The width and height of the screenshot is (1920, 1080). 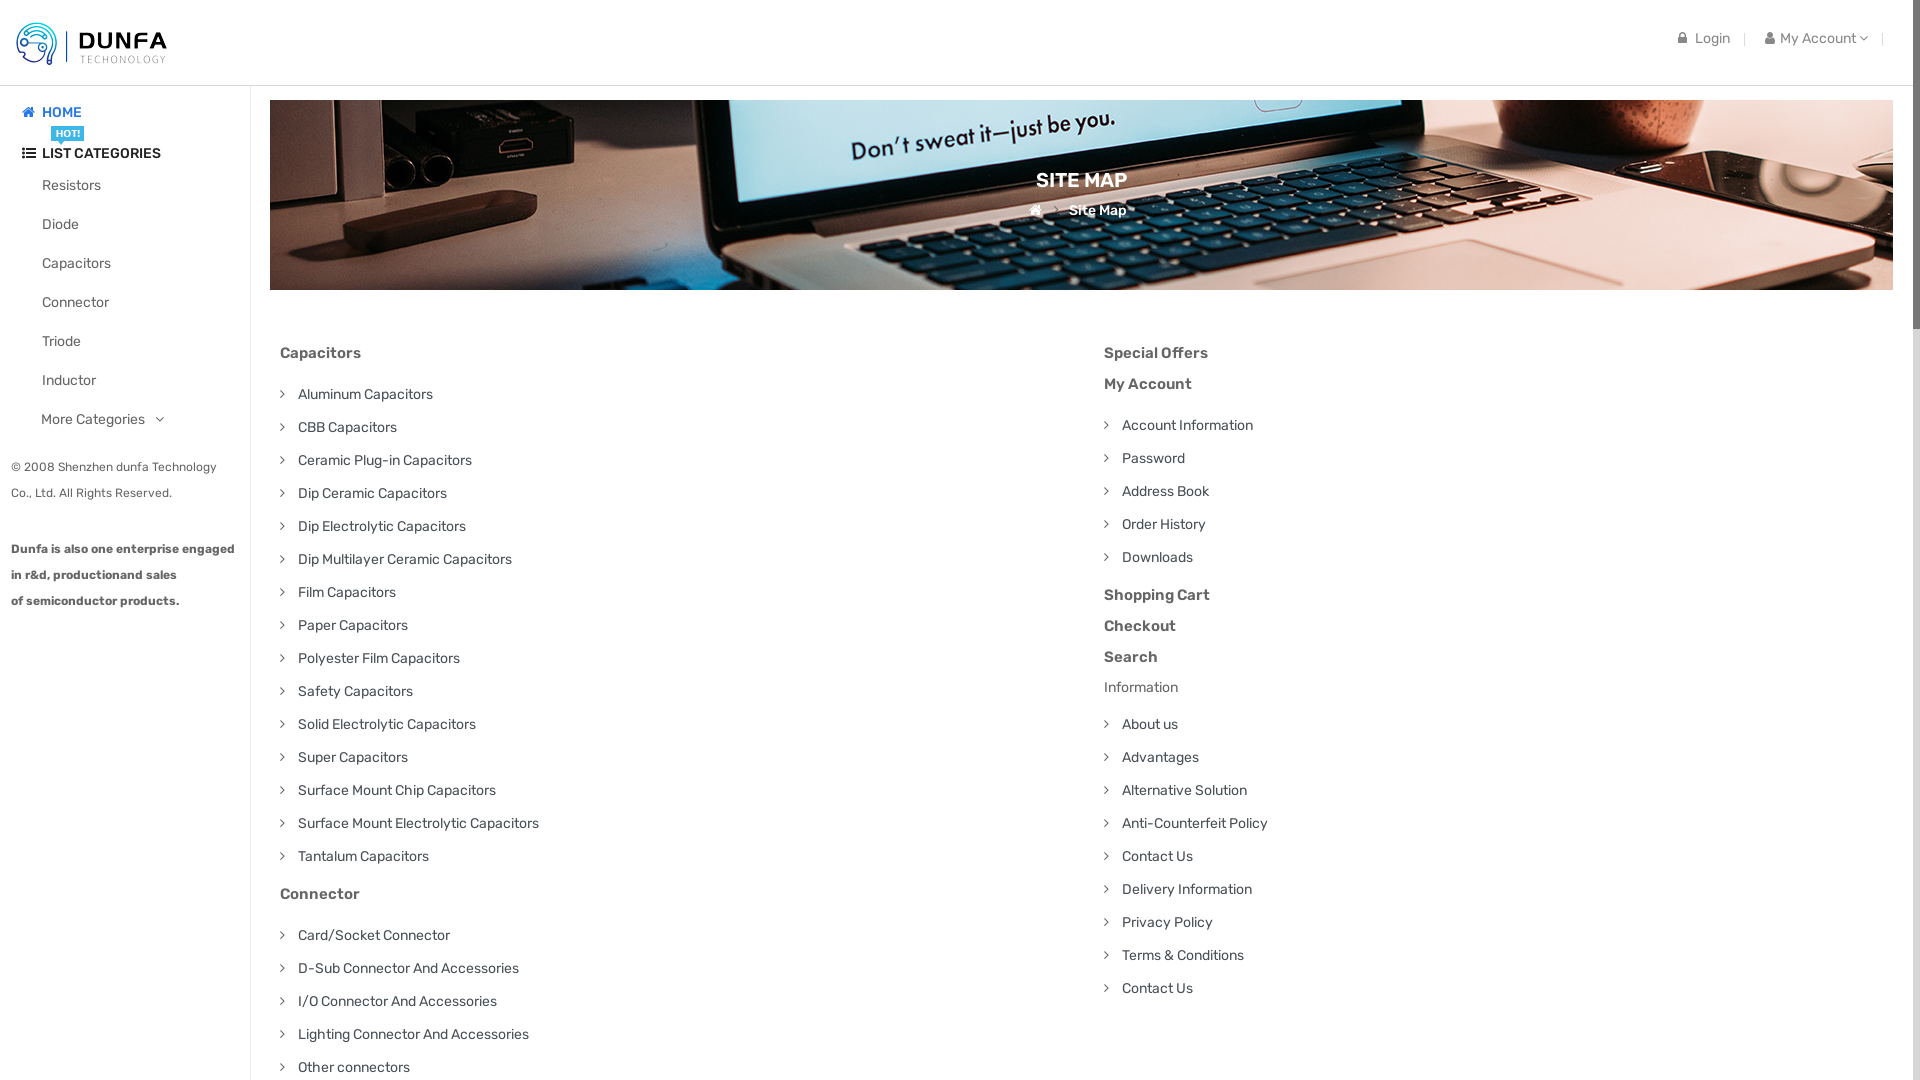 I want to click on 'D-Sub Connector And Accessories', so click(x=296, y=967).